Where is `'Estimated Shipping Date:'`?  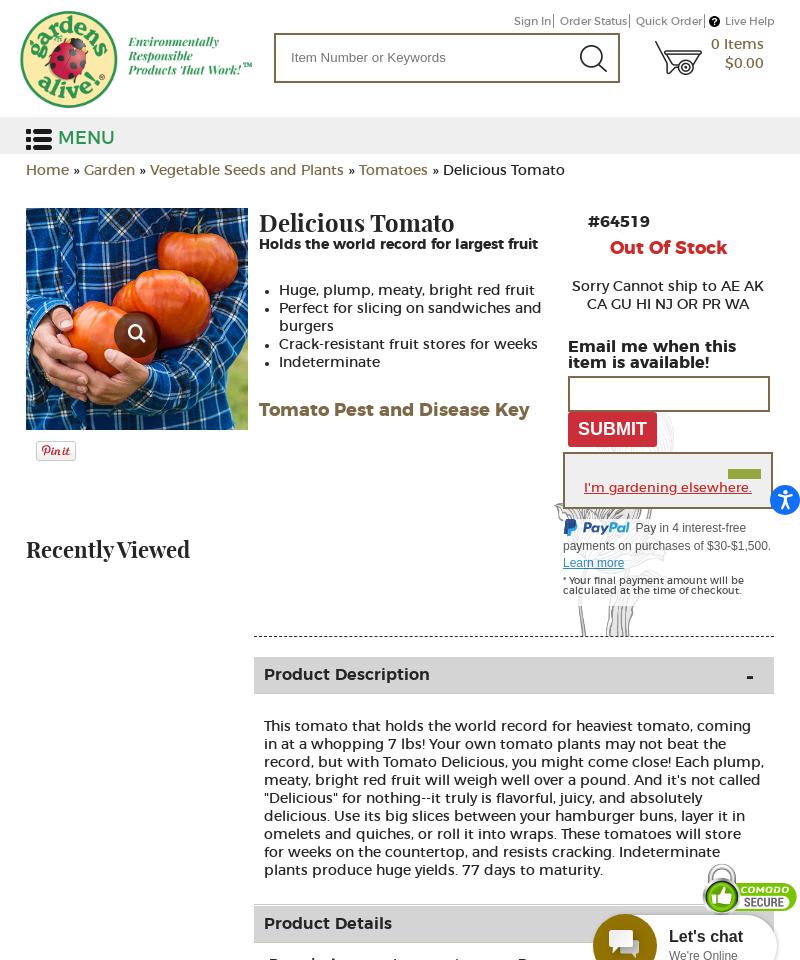 'Estimated Shipping Date:' is located at coordinates (398, 298).